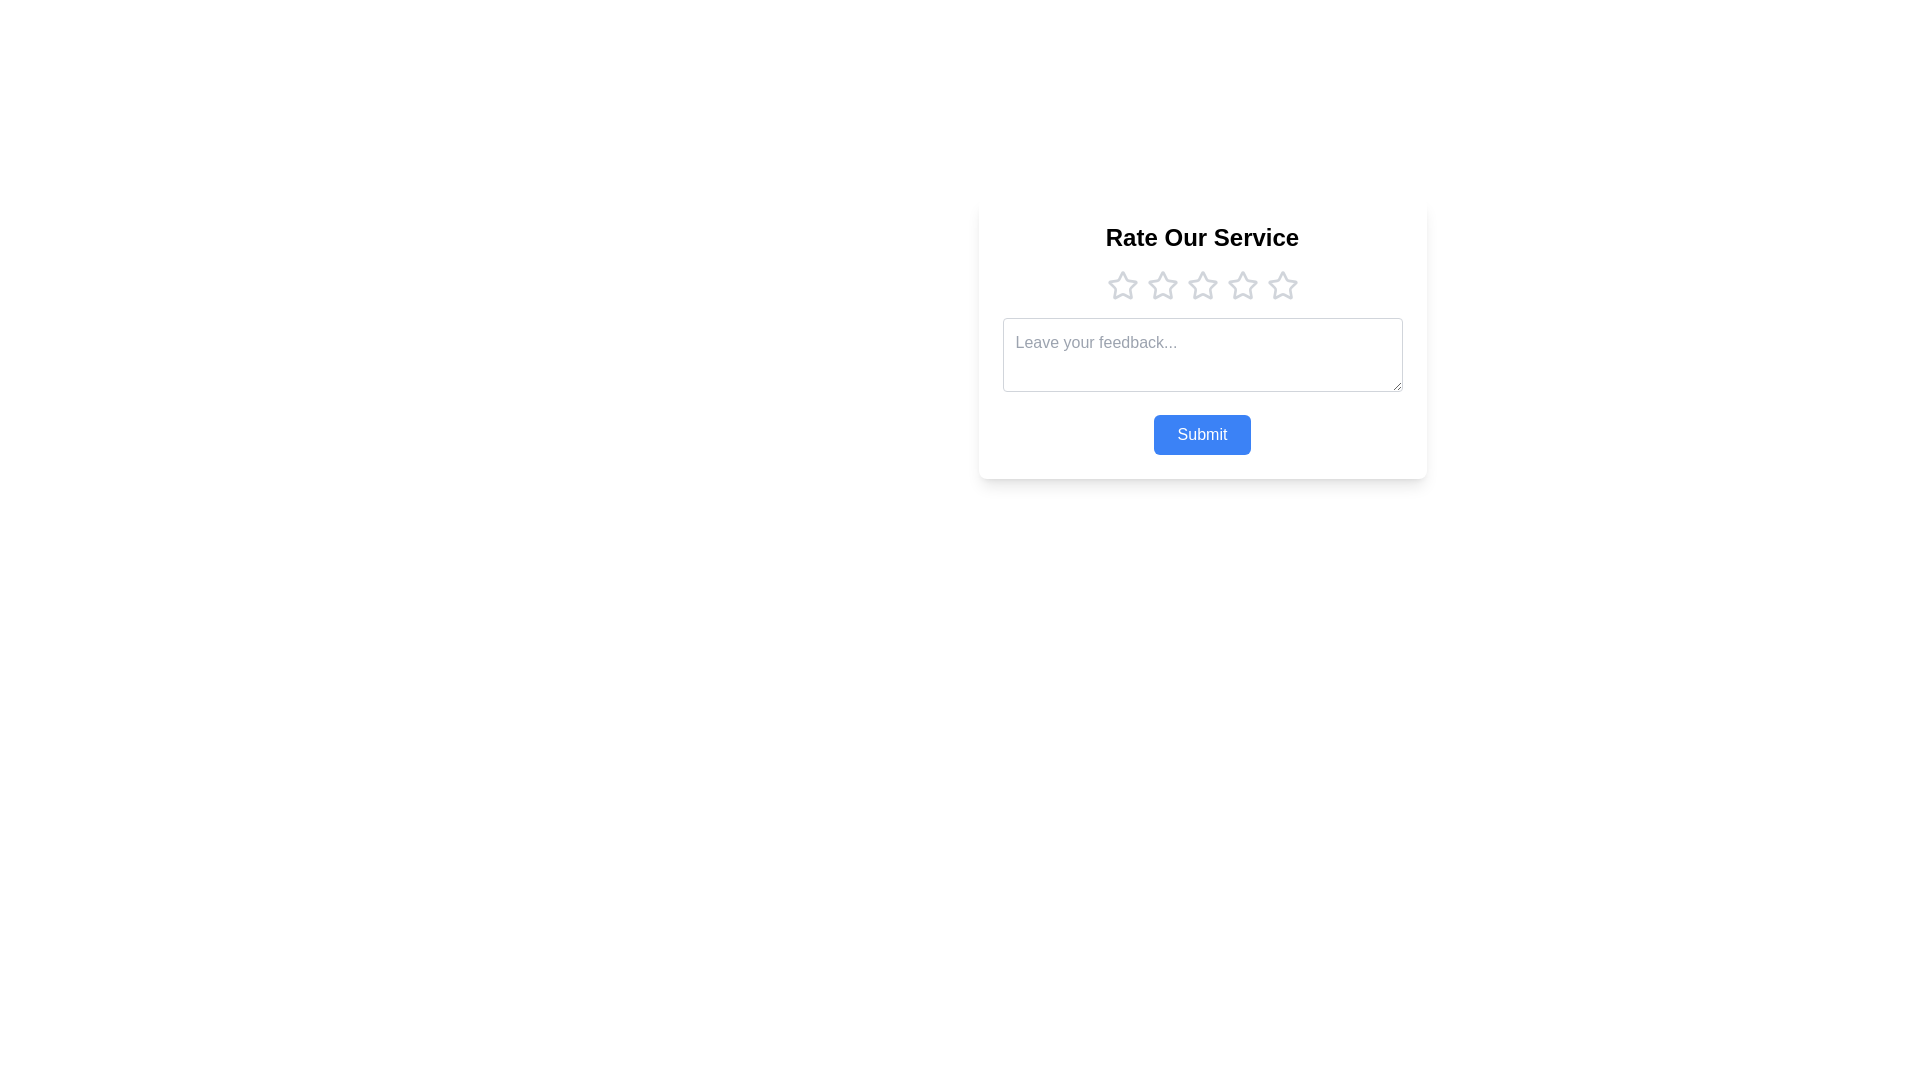  I want to click on the third star icon in the rating component, so click(1241, 285).